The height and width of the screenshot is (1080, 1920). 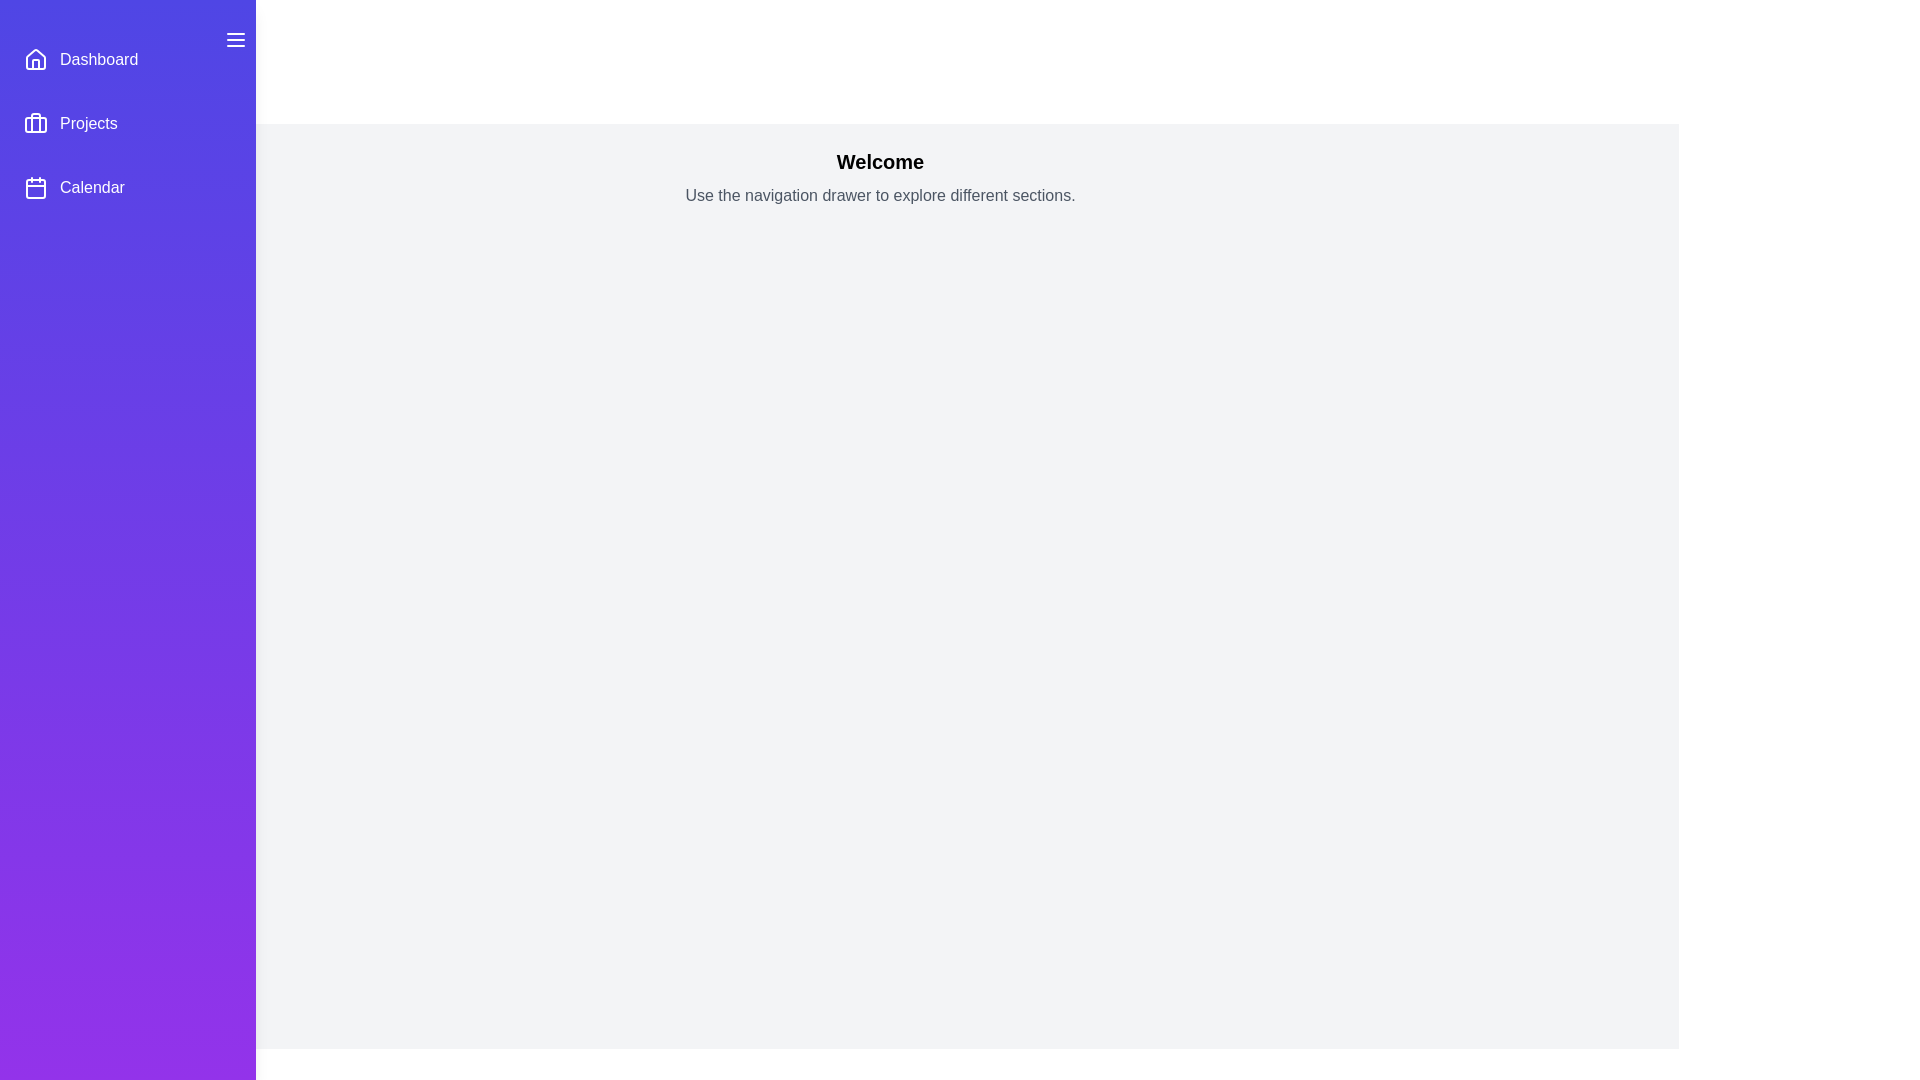 I want to click on the menu item Projects in the drawer, so click(x=127, y=123).